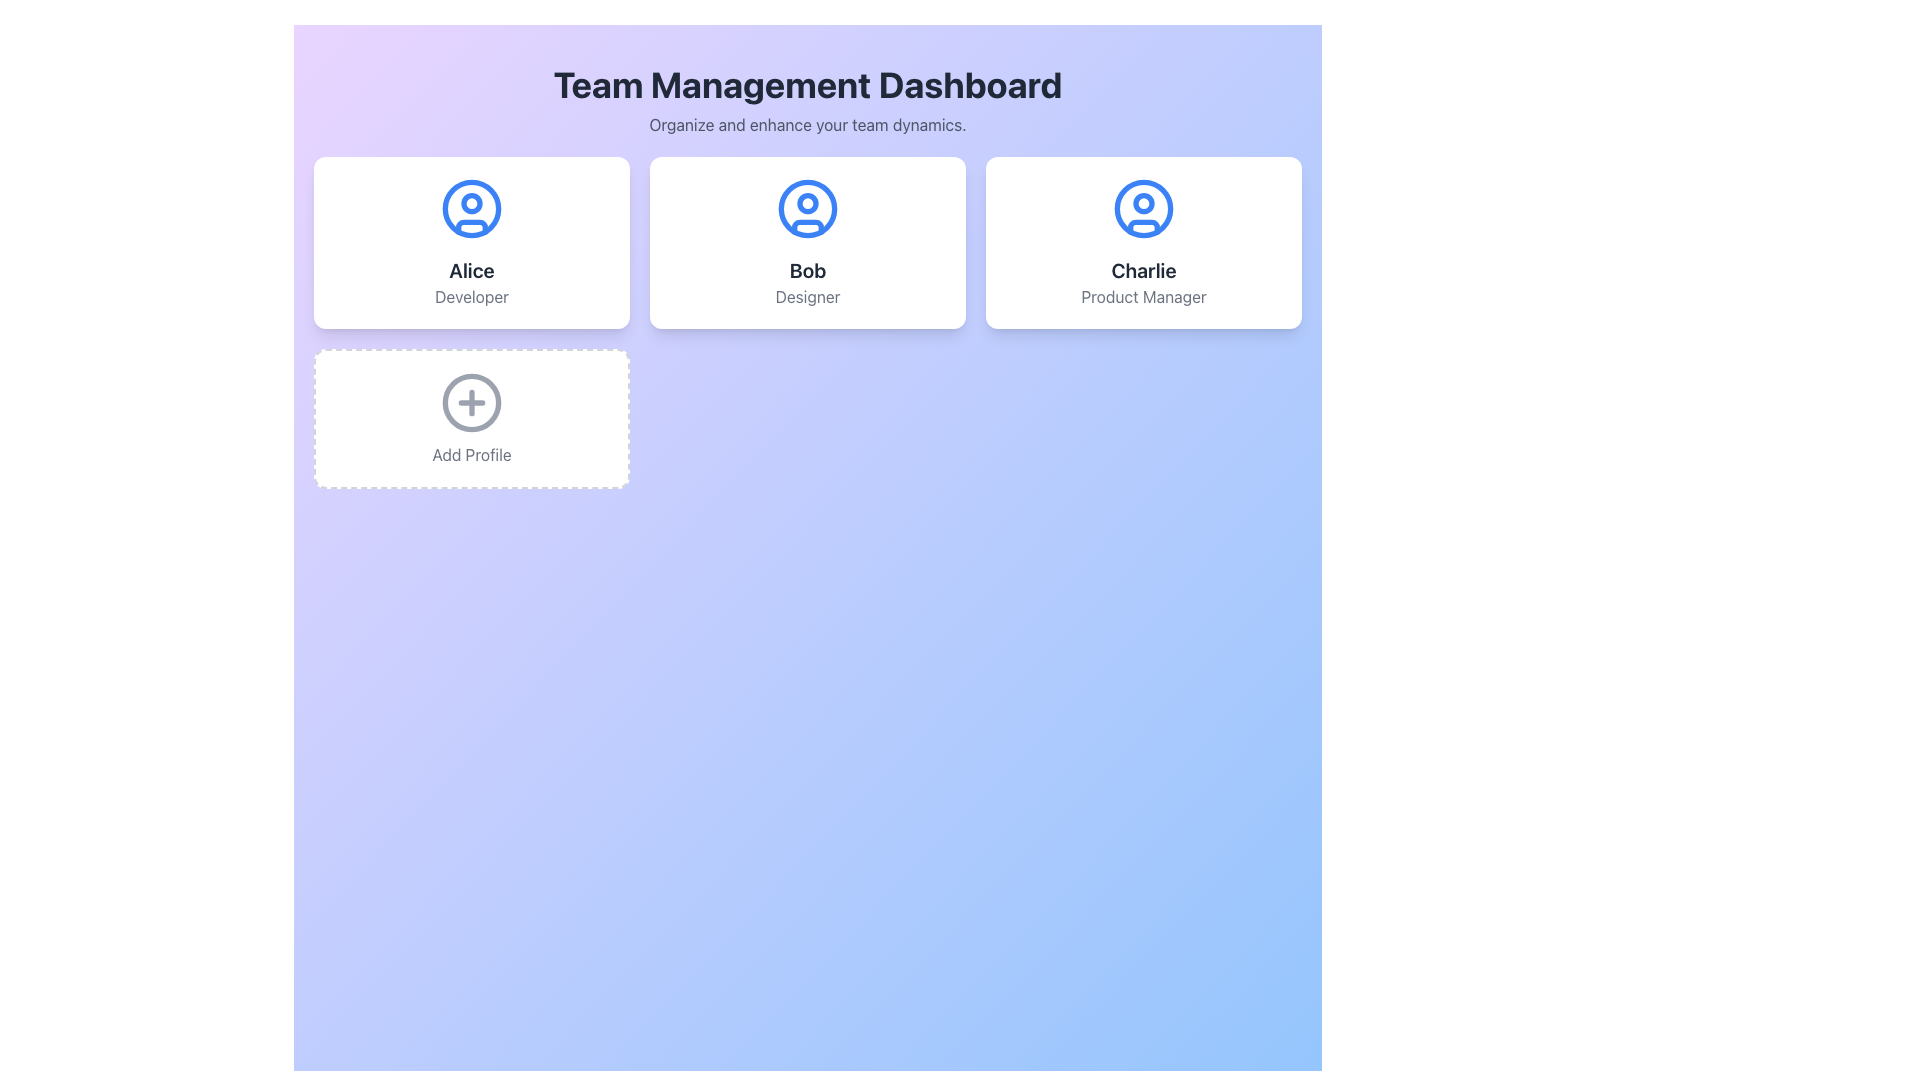 The width and height of the screenshot is (1920, 1080). I want to click on the profile card featuring a blue user icon, the name 'Alice' in bold, and the title 'Developer', so click(470, 242).